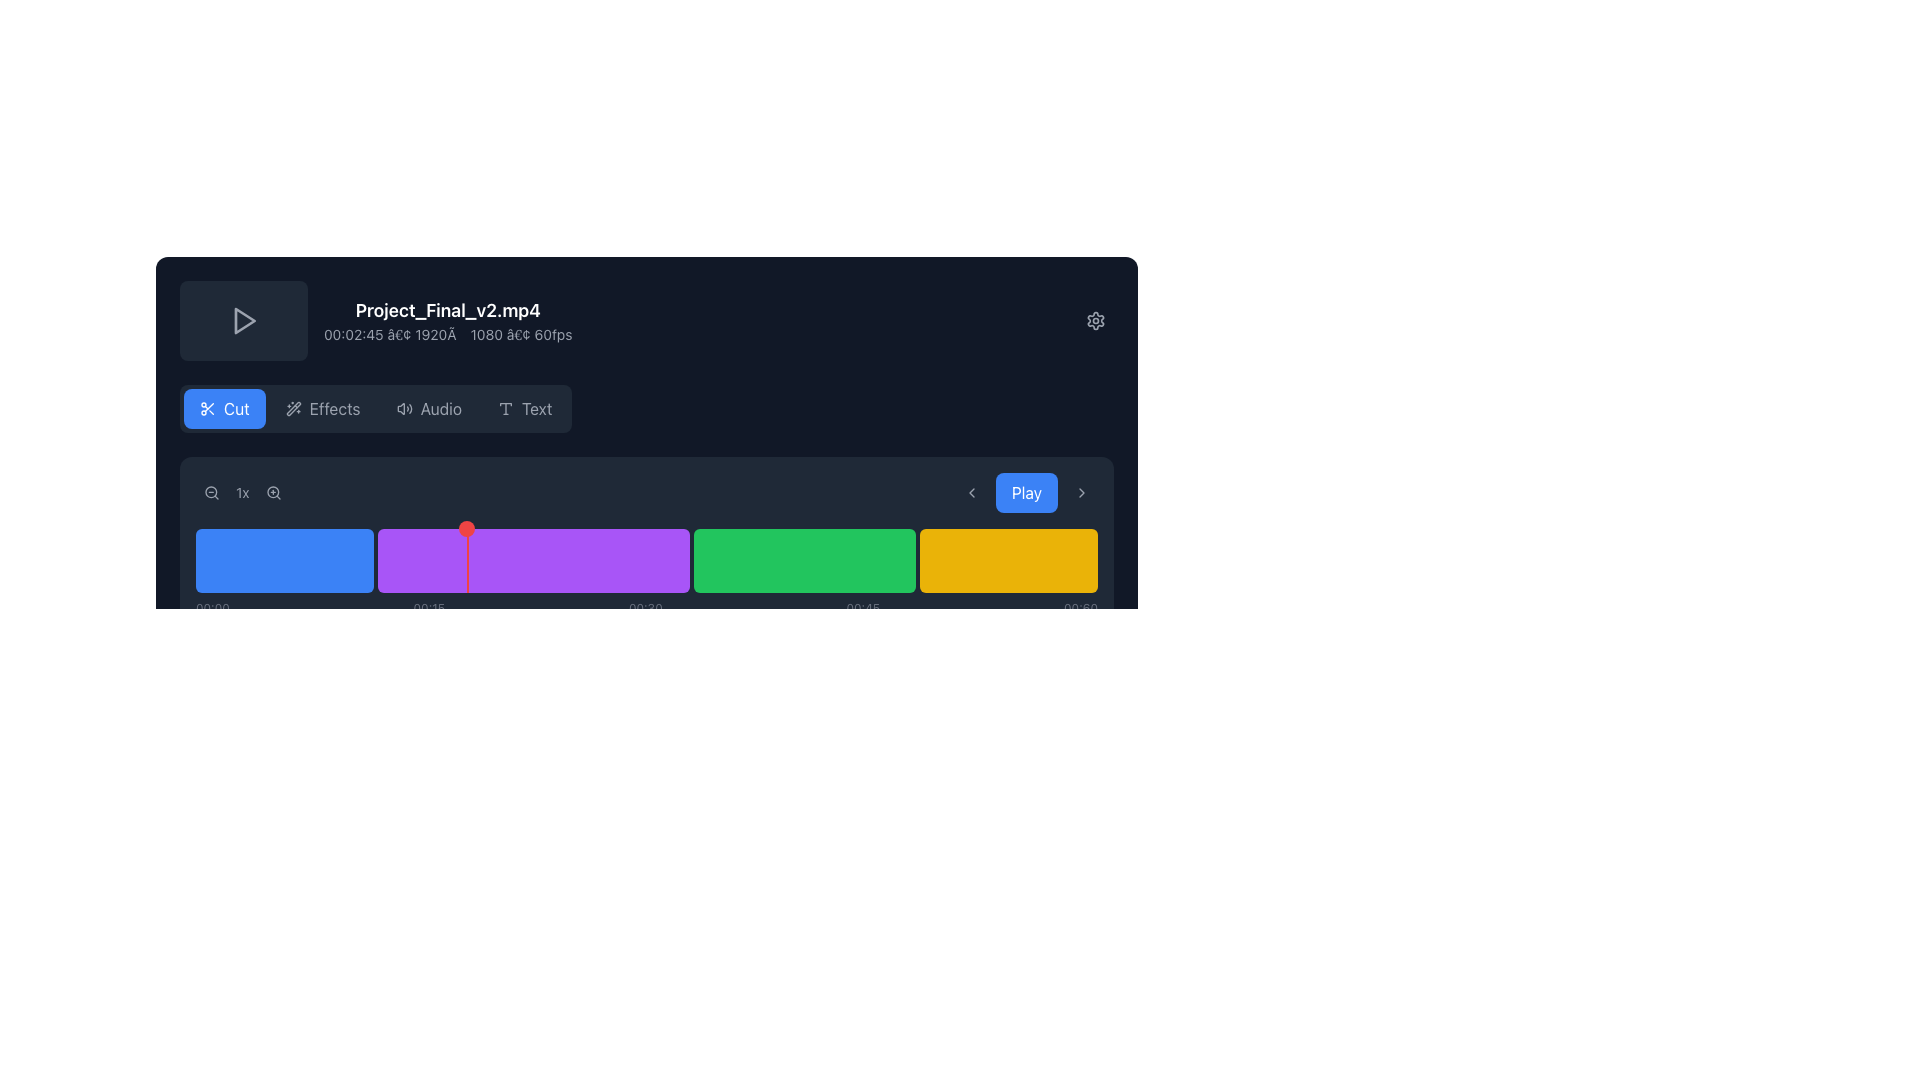  I want to click on metadata displayed in the text block that provides information about the media file, including its filename, duration, resolution, and frame rate, located to the right of the video thumbnail in the upper-left quadrant of the interface, so click(447, 319).